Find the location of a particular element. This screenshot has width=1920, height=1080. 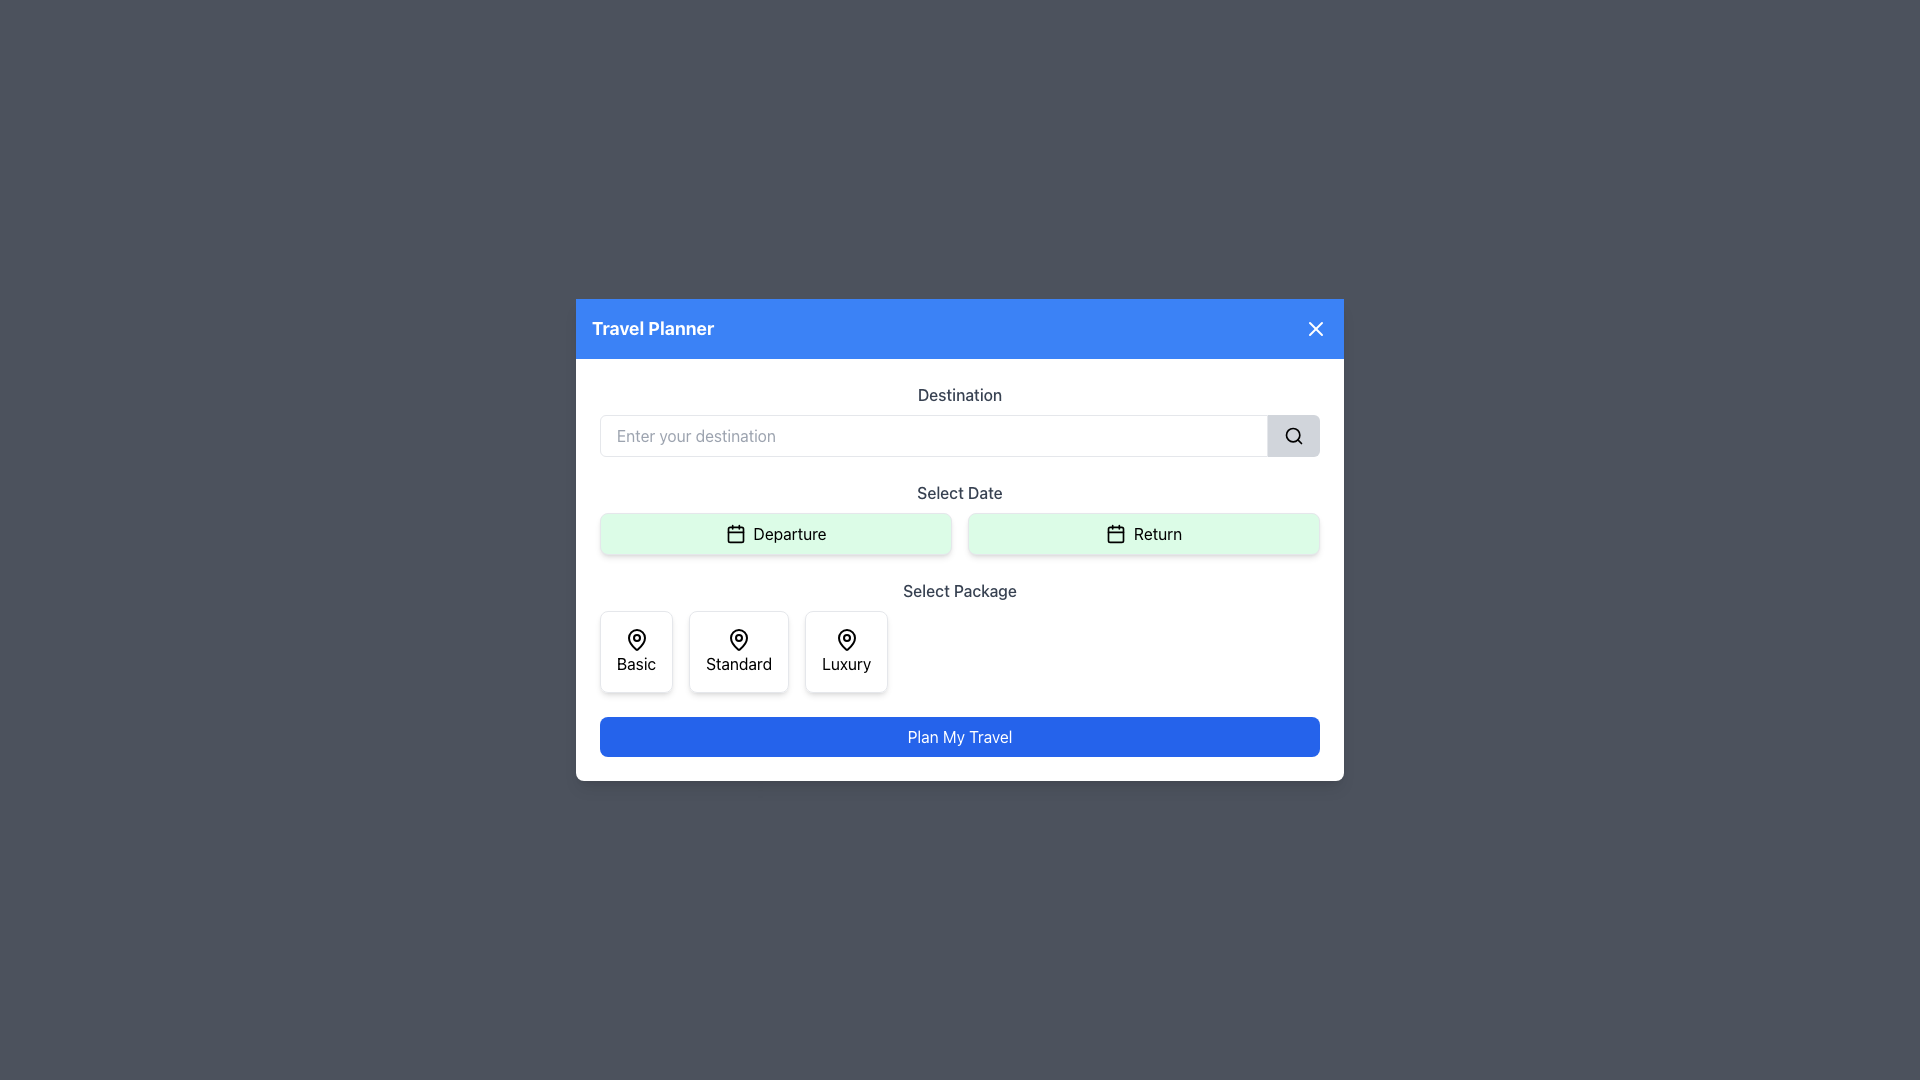

the return date selection button located to the right of the Departure button under the 'Select Date' heading is located at coordinates (1143, 532).